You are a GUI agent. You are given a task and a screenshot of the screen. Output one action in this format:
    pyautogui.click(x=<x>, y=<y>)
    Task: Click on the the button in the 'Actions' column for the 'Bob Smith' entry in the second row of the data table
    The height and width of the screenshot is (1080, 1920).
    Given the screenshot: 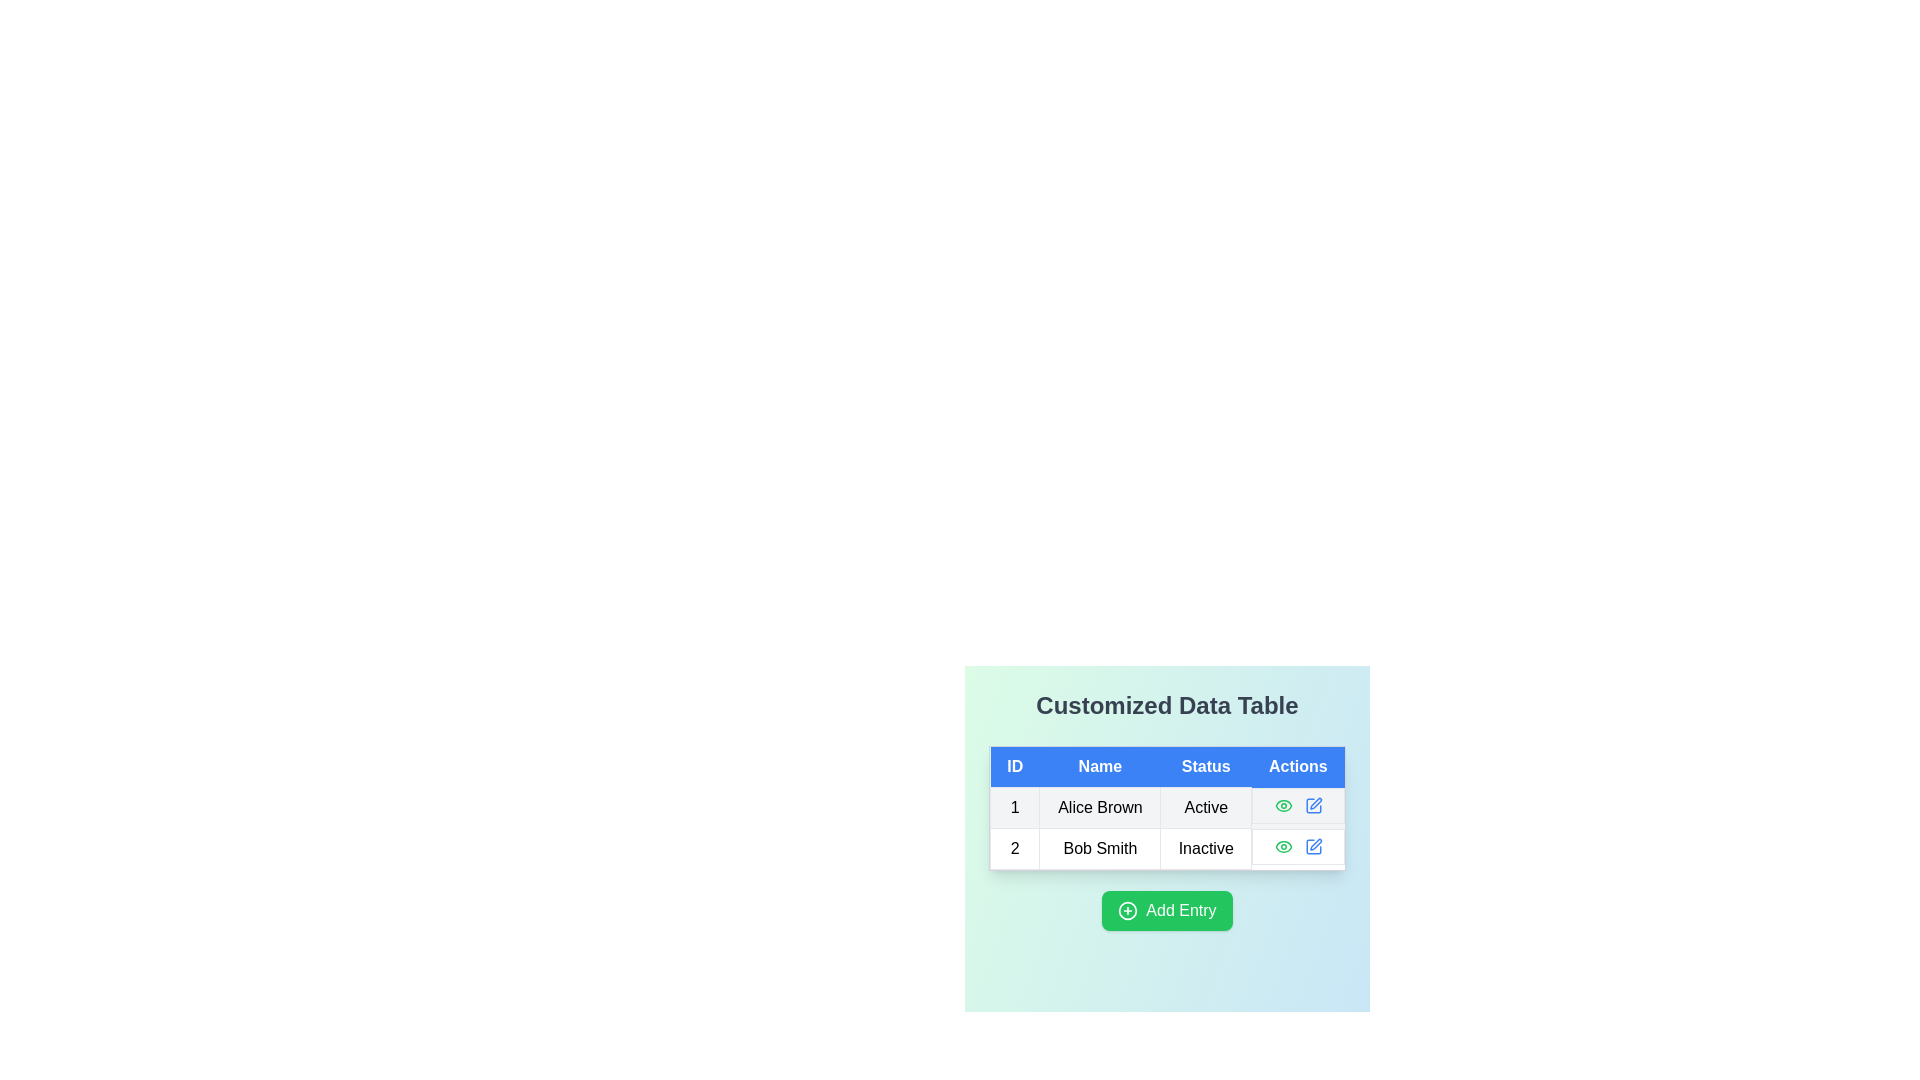 What is the action you would take?
    pyautogui.click(x=1313, y=846)
    